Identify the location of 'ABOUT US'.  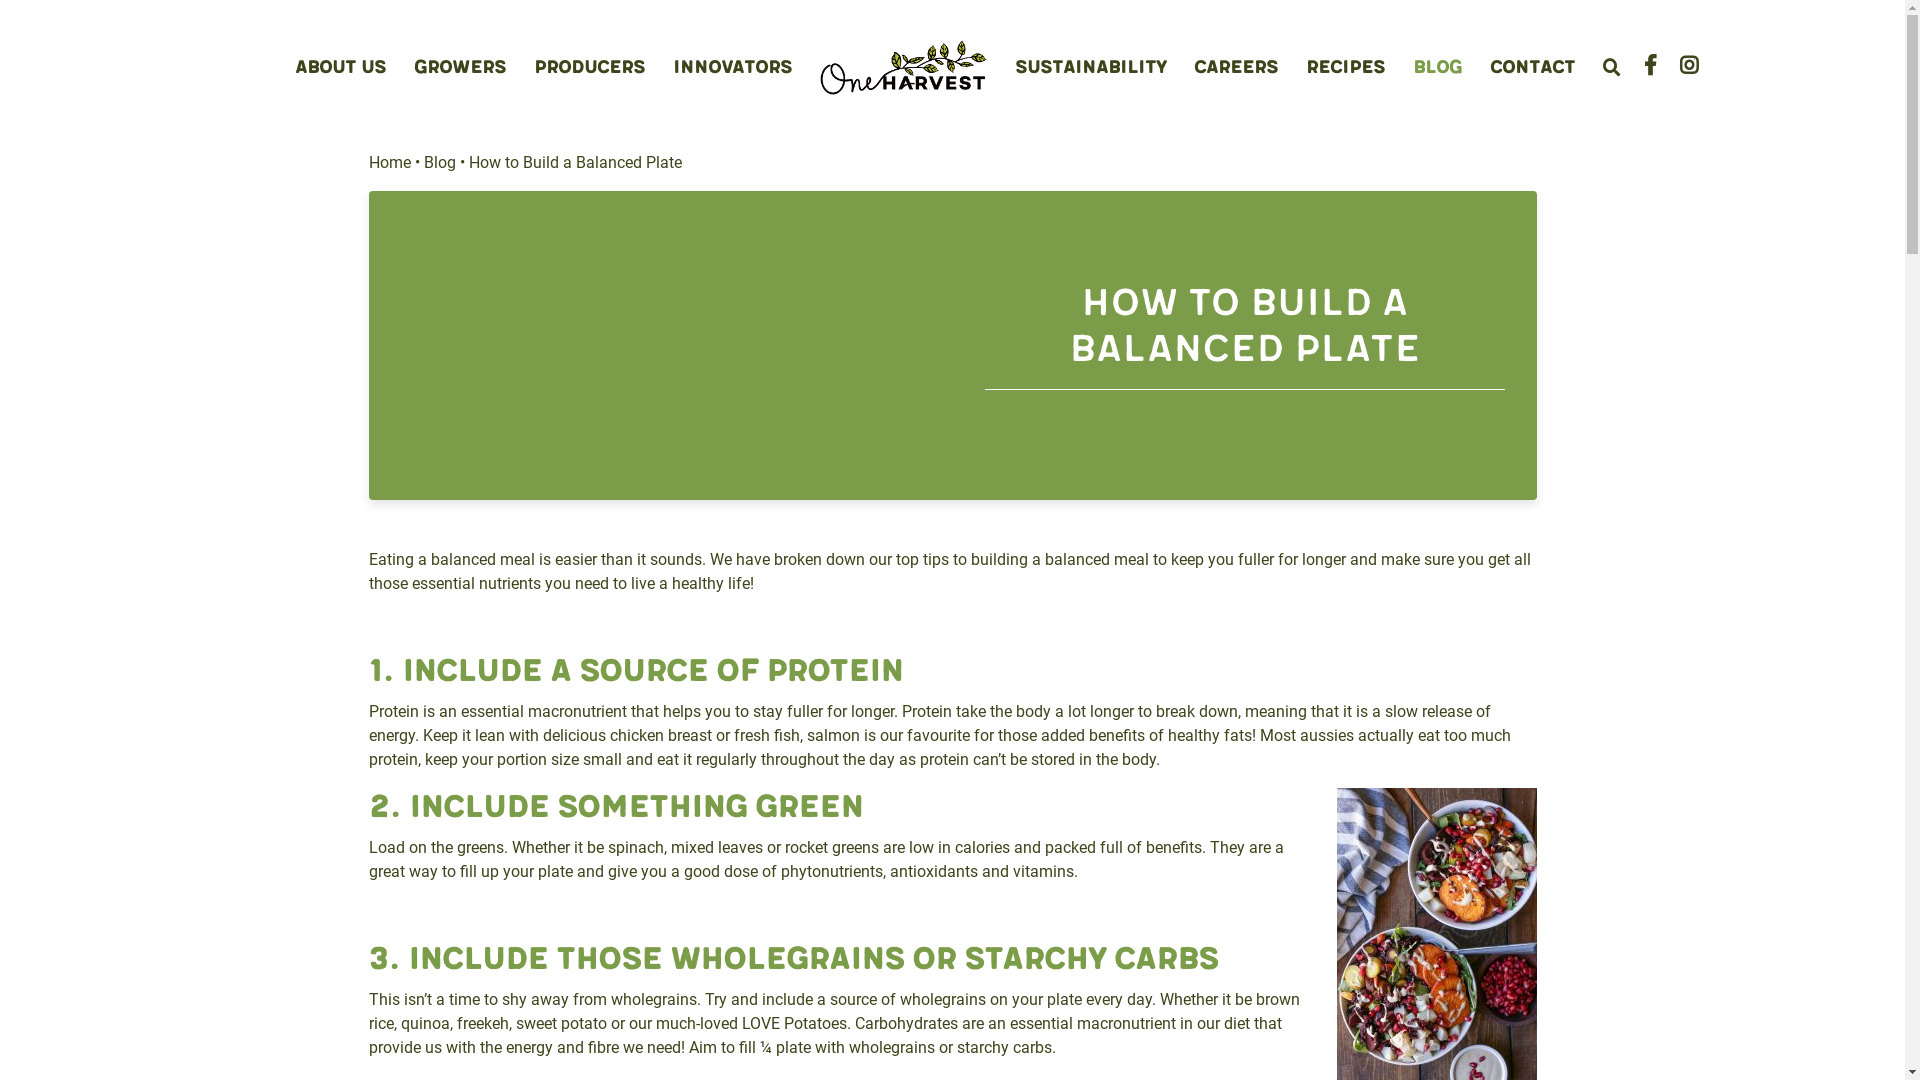
(340, 66).